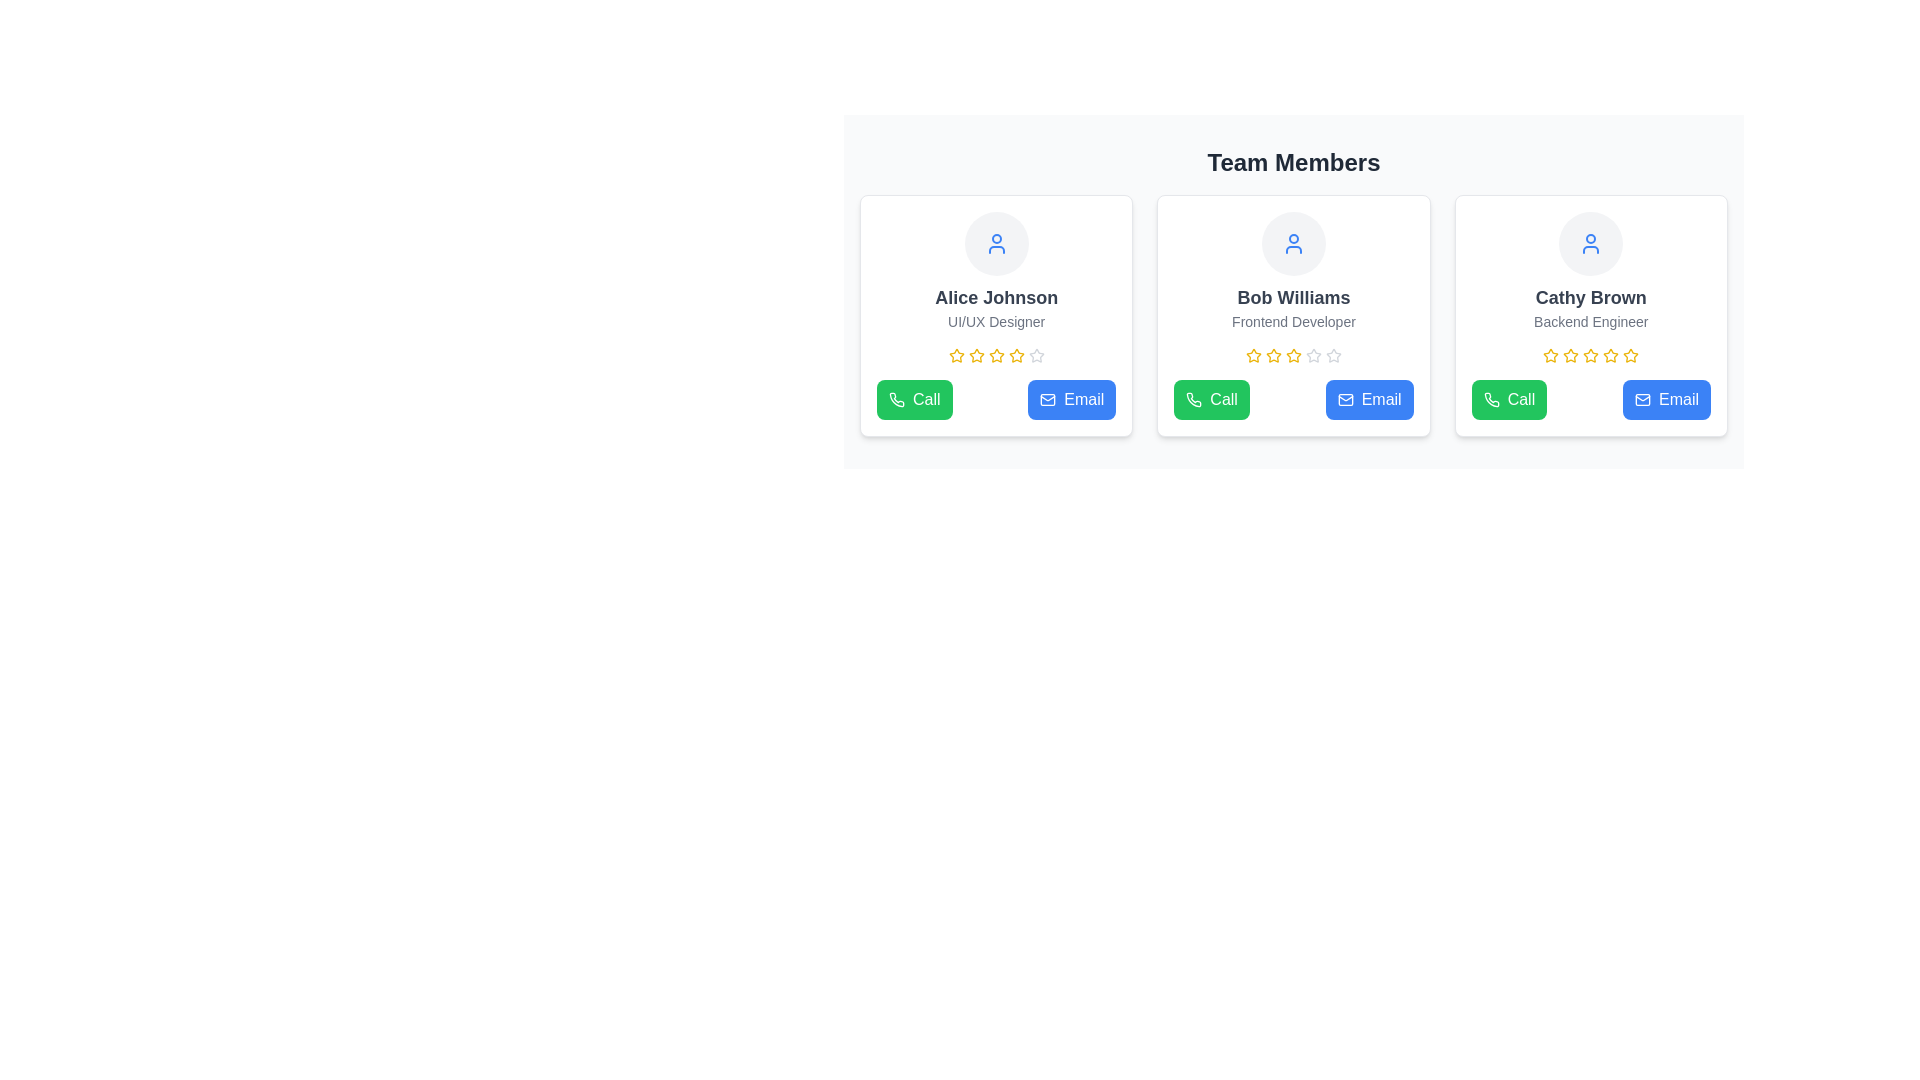 The height and width of the screenshot is (1080, 1920). I want to click on the second rating star icon with a yellow border and white-filled interior under the name 'Bob Williams' in the second user card of the 'Team Members' group, so click(1252, 354).